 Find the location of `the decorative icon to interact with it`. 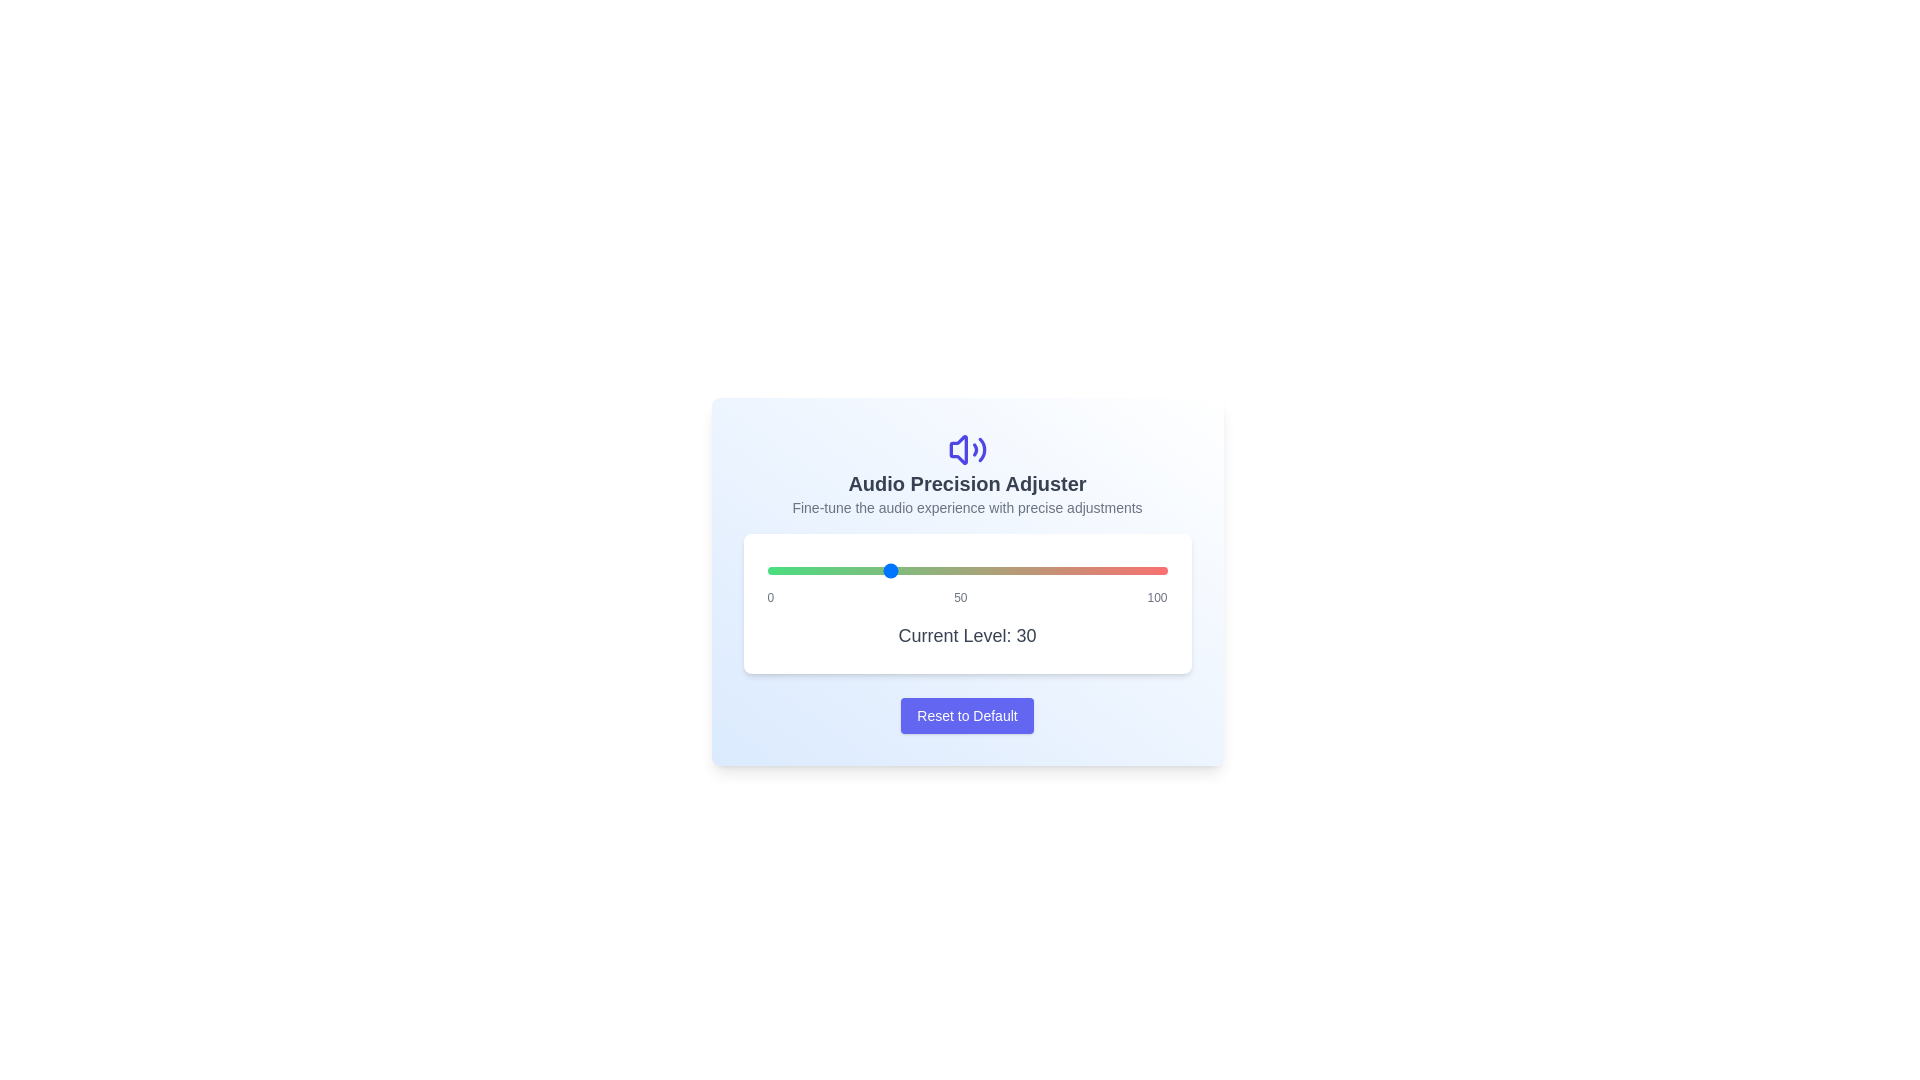

the decorative icon to interact with it is located at coordinates (967, 450).